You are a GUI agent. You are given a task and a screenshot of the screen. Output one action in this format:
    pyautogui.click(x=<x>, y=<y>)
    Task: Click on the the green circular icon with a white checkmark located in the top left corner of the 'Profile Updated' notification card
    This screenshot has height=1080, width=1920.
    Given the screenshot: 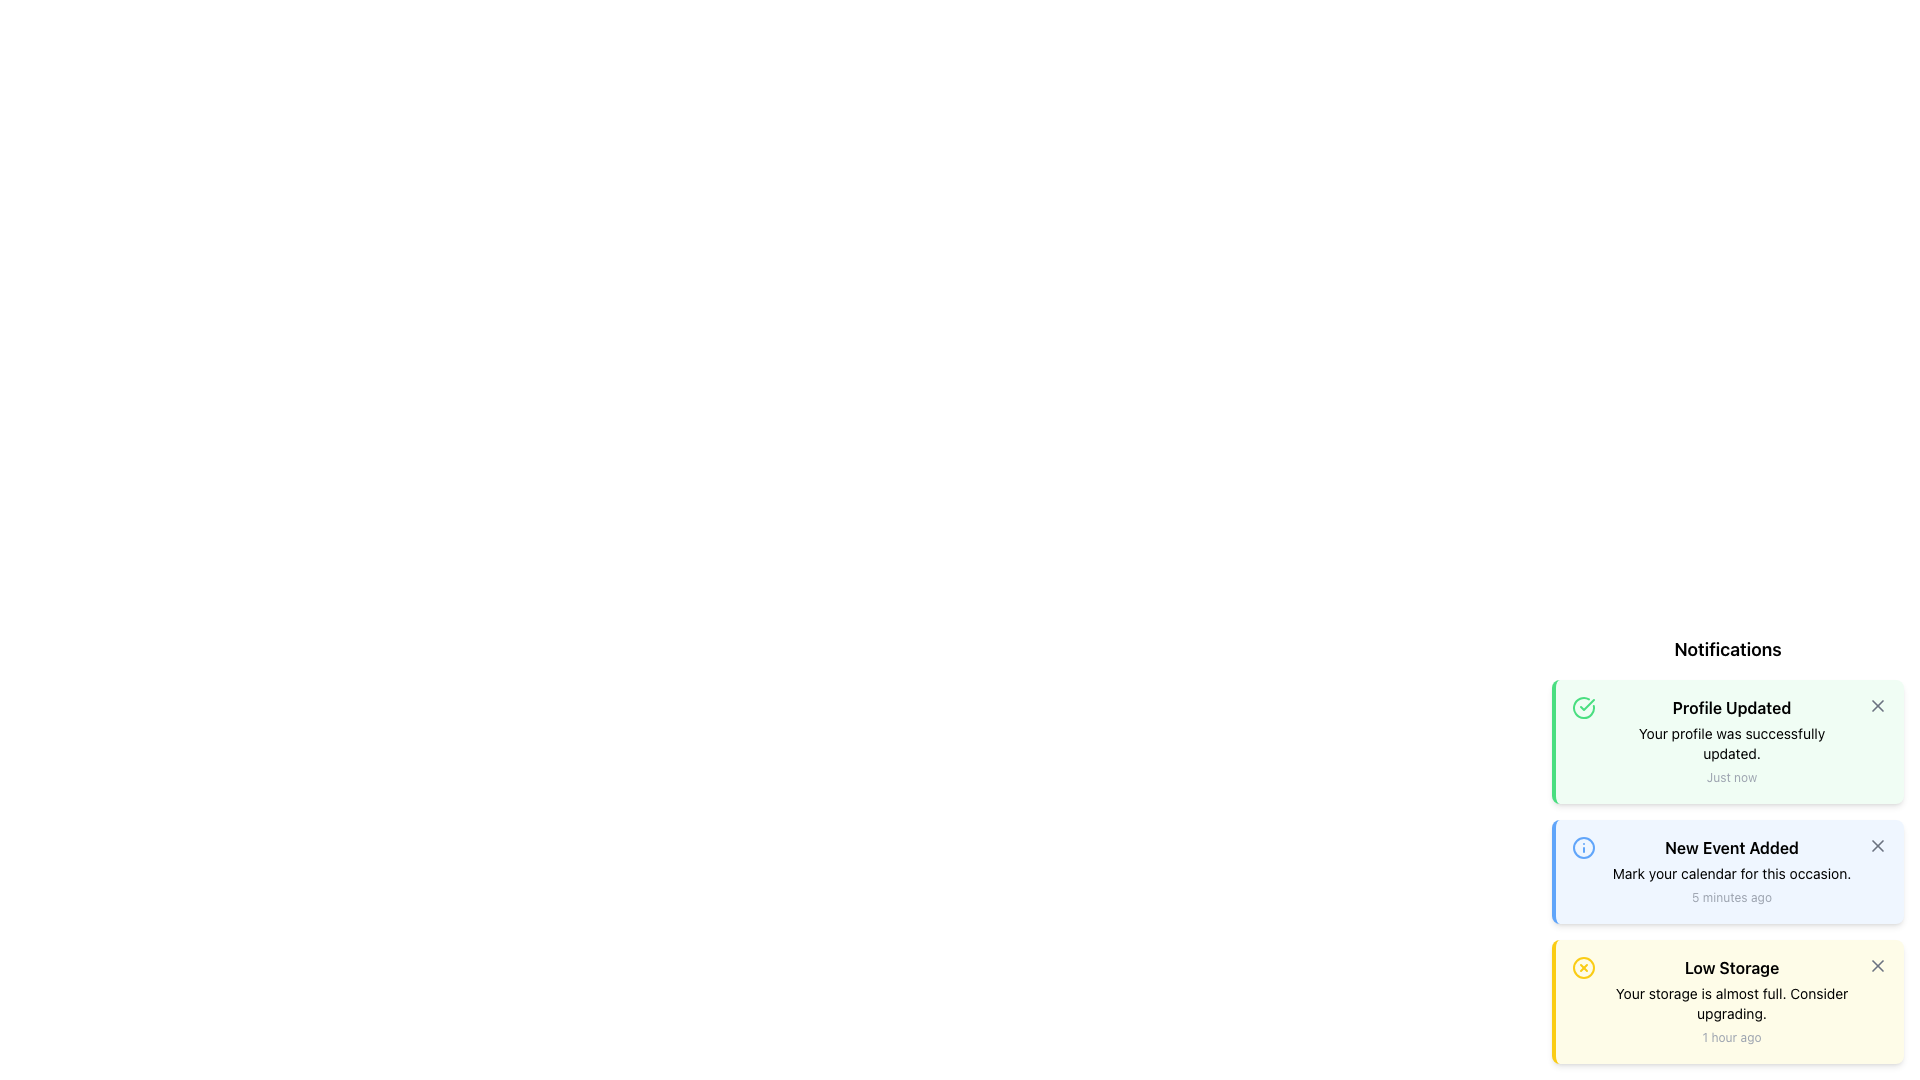 What is the action you would take?
    pyautogui.click(x=1583, y=707)
    